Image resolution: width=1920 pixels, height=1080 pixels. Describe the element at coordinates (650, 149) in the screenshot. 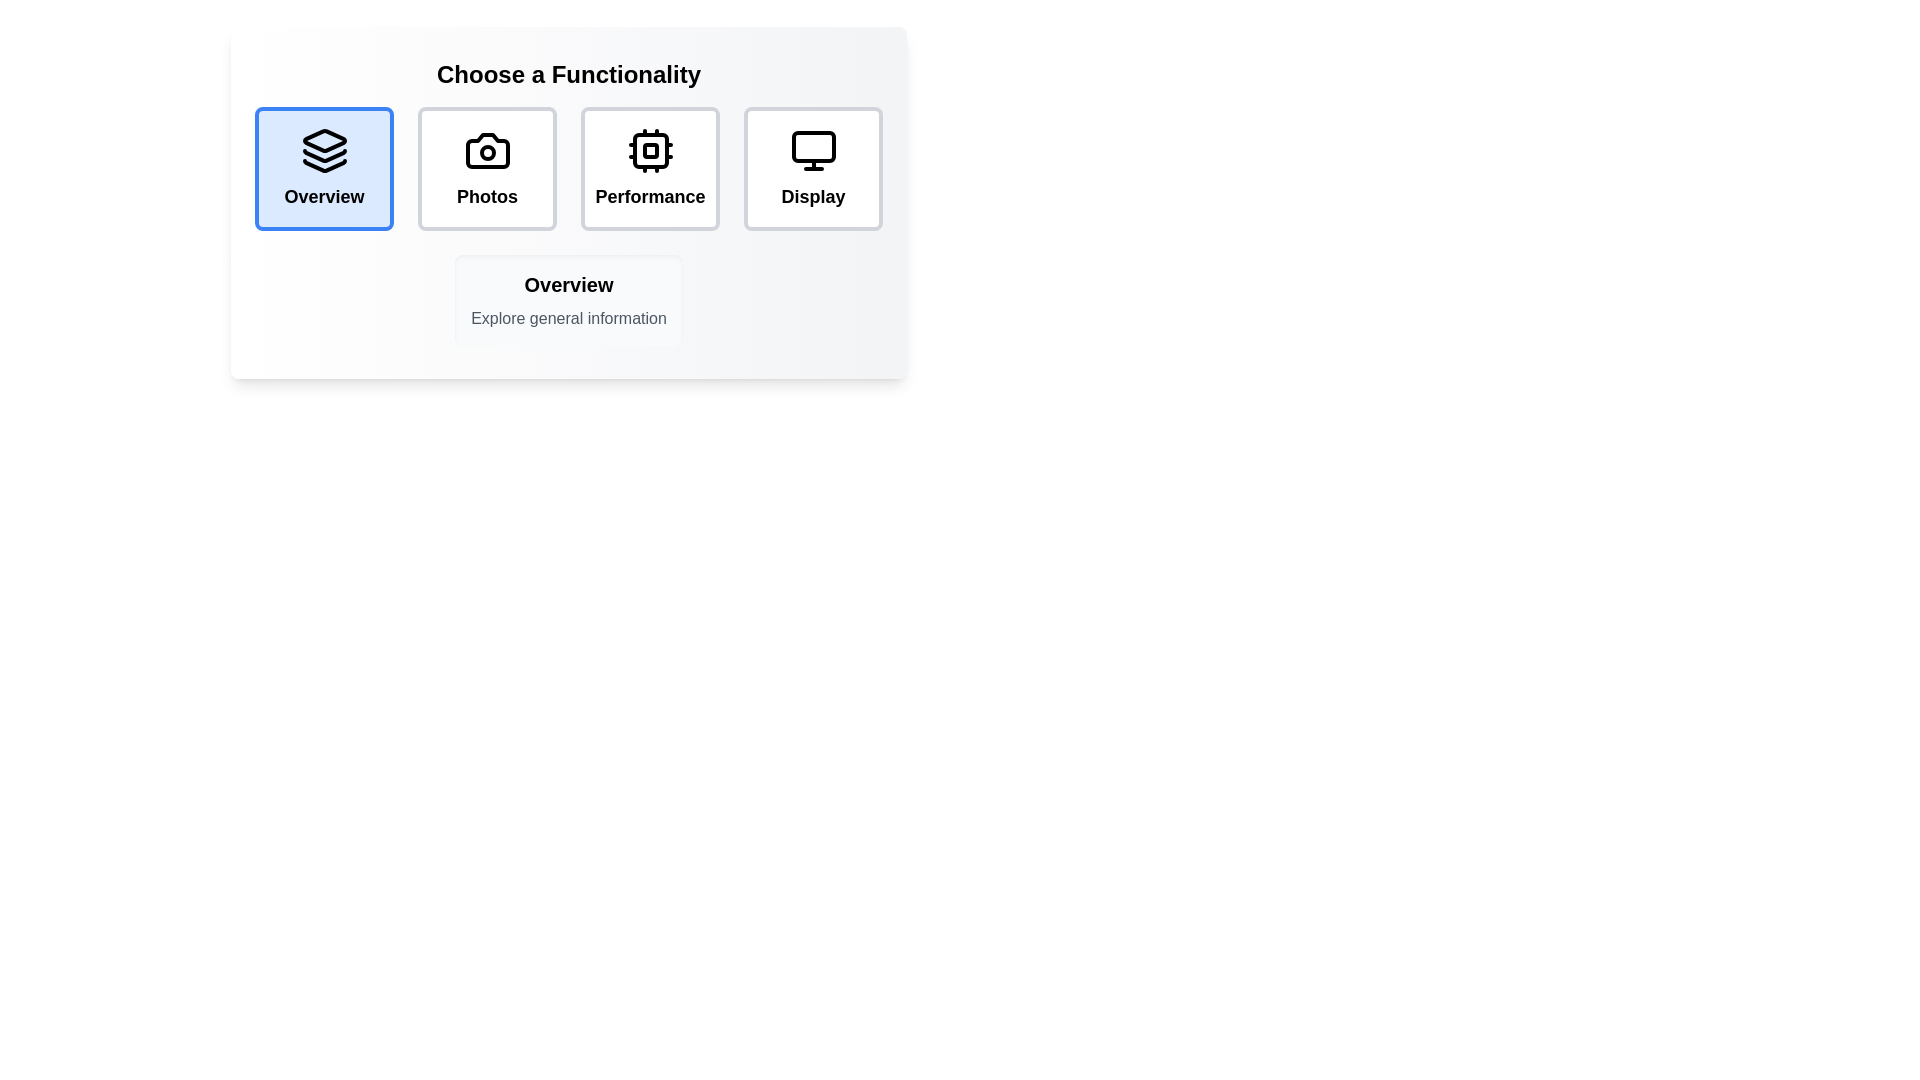

I see `the larger rectangle of the CPU icon that serves as a decorative graphical component` at that location.